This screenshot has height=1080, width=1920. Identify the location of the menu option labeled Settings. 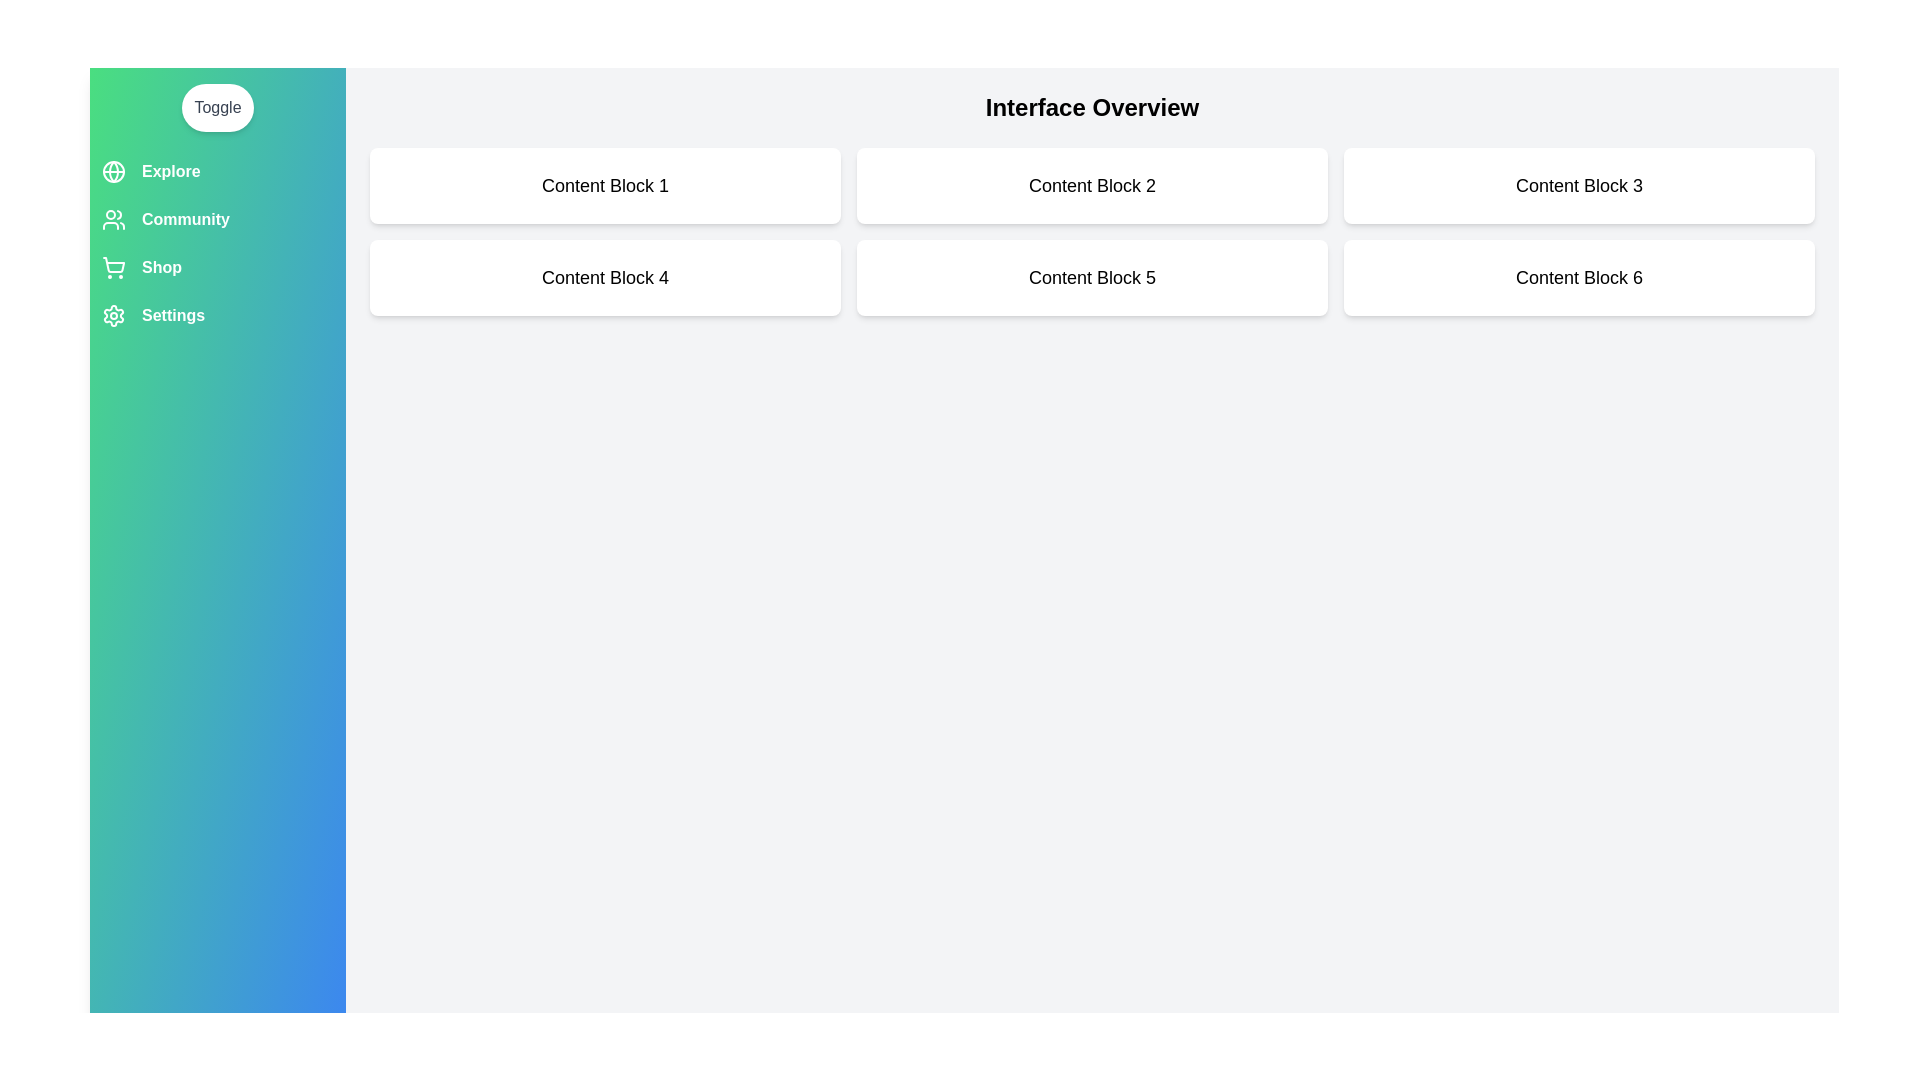
(217, 315).